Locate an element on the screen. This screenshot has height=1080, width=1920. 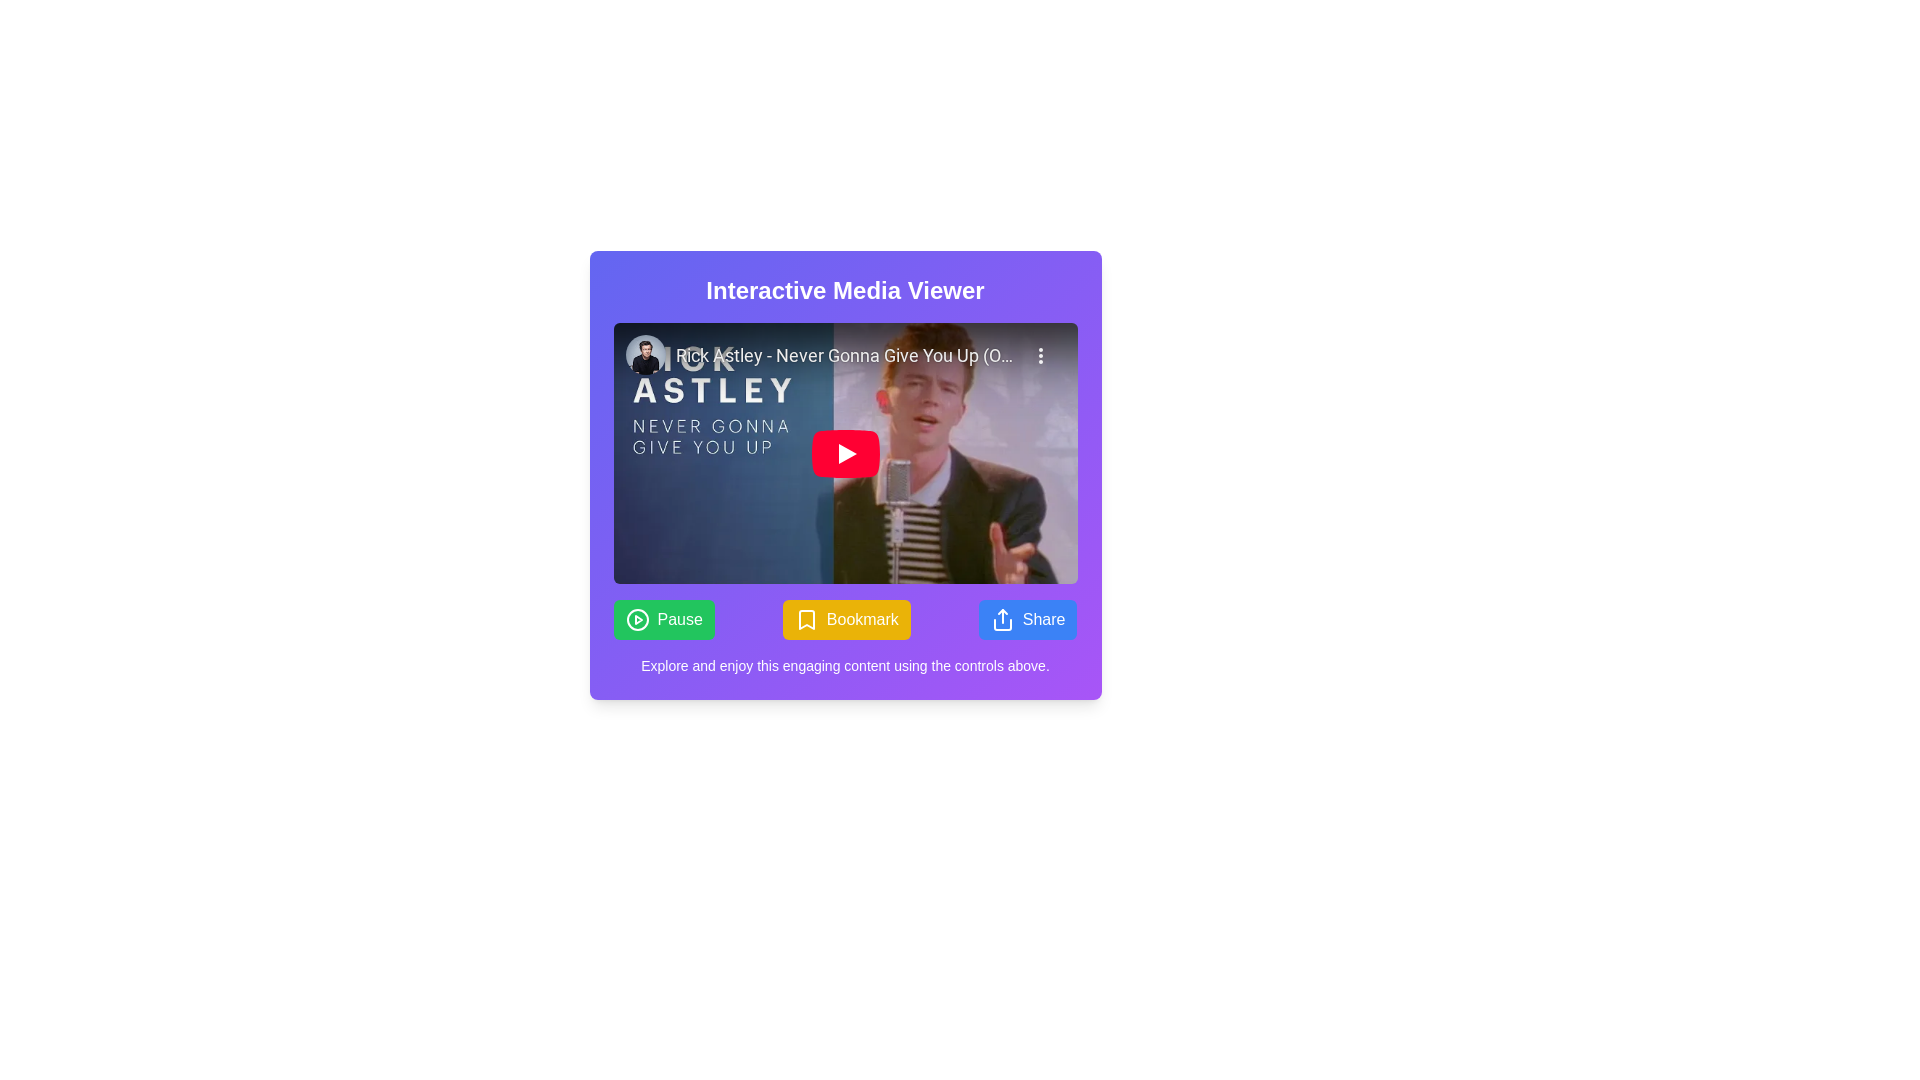
the buttons in the Interactive Media Viewer, which includes 'Pause', 'Bookmark', and 'Share', for visual feedback is located at coordinates (845, 475).